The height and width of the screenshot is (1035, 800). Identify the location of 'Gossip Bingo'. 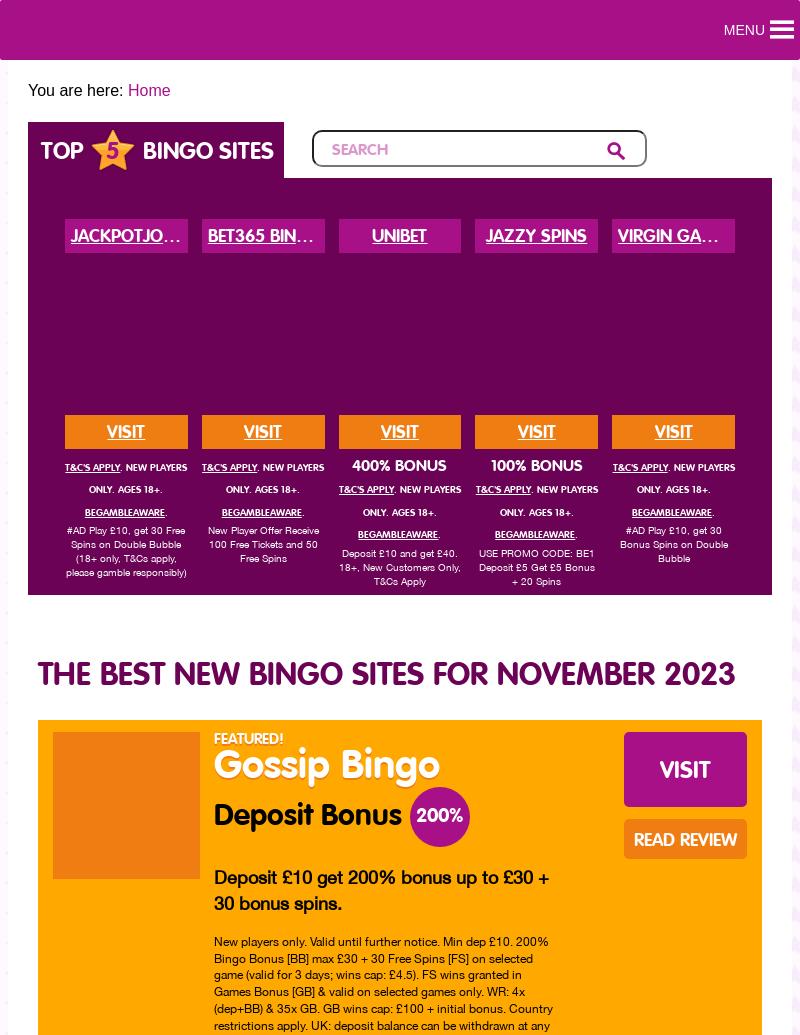
(325, 766).